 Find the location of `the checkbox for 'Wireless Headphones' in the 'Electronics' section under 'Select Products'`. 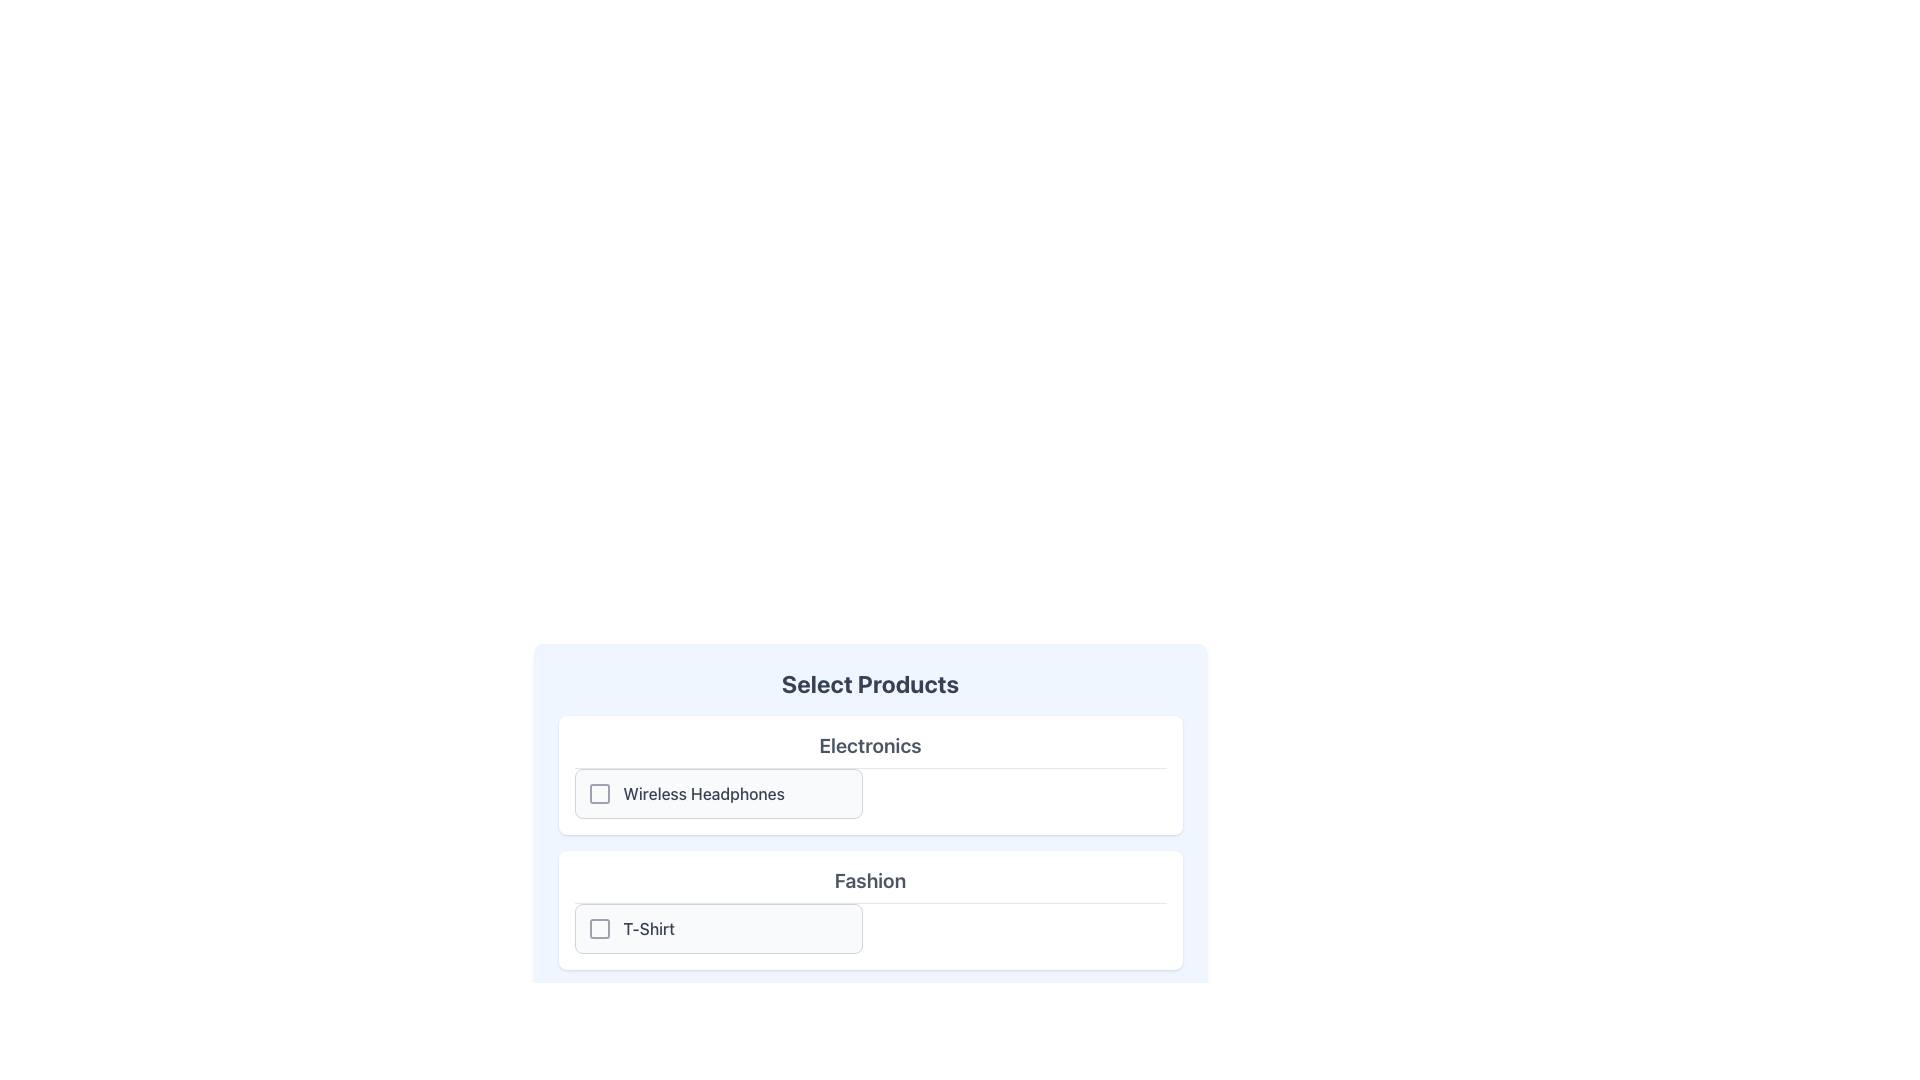

the checkbox for 'Wireless Headphones' in the 'Electronics' section under 'Select Products' is located at coordinates (870, 800).